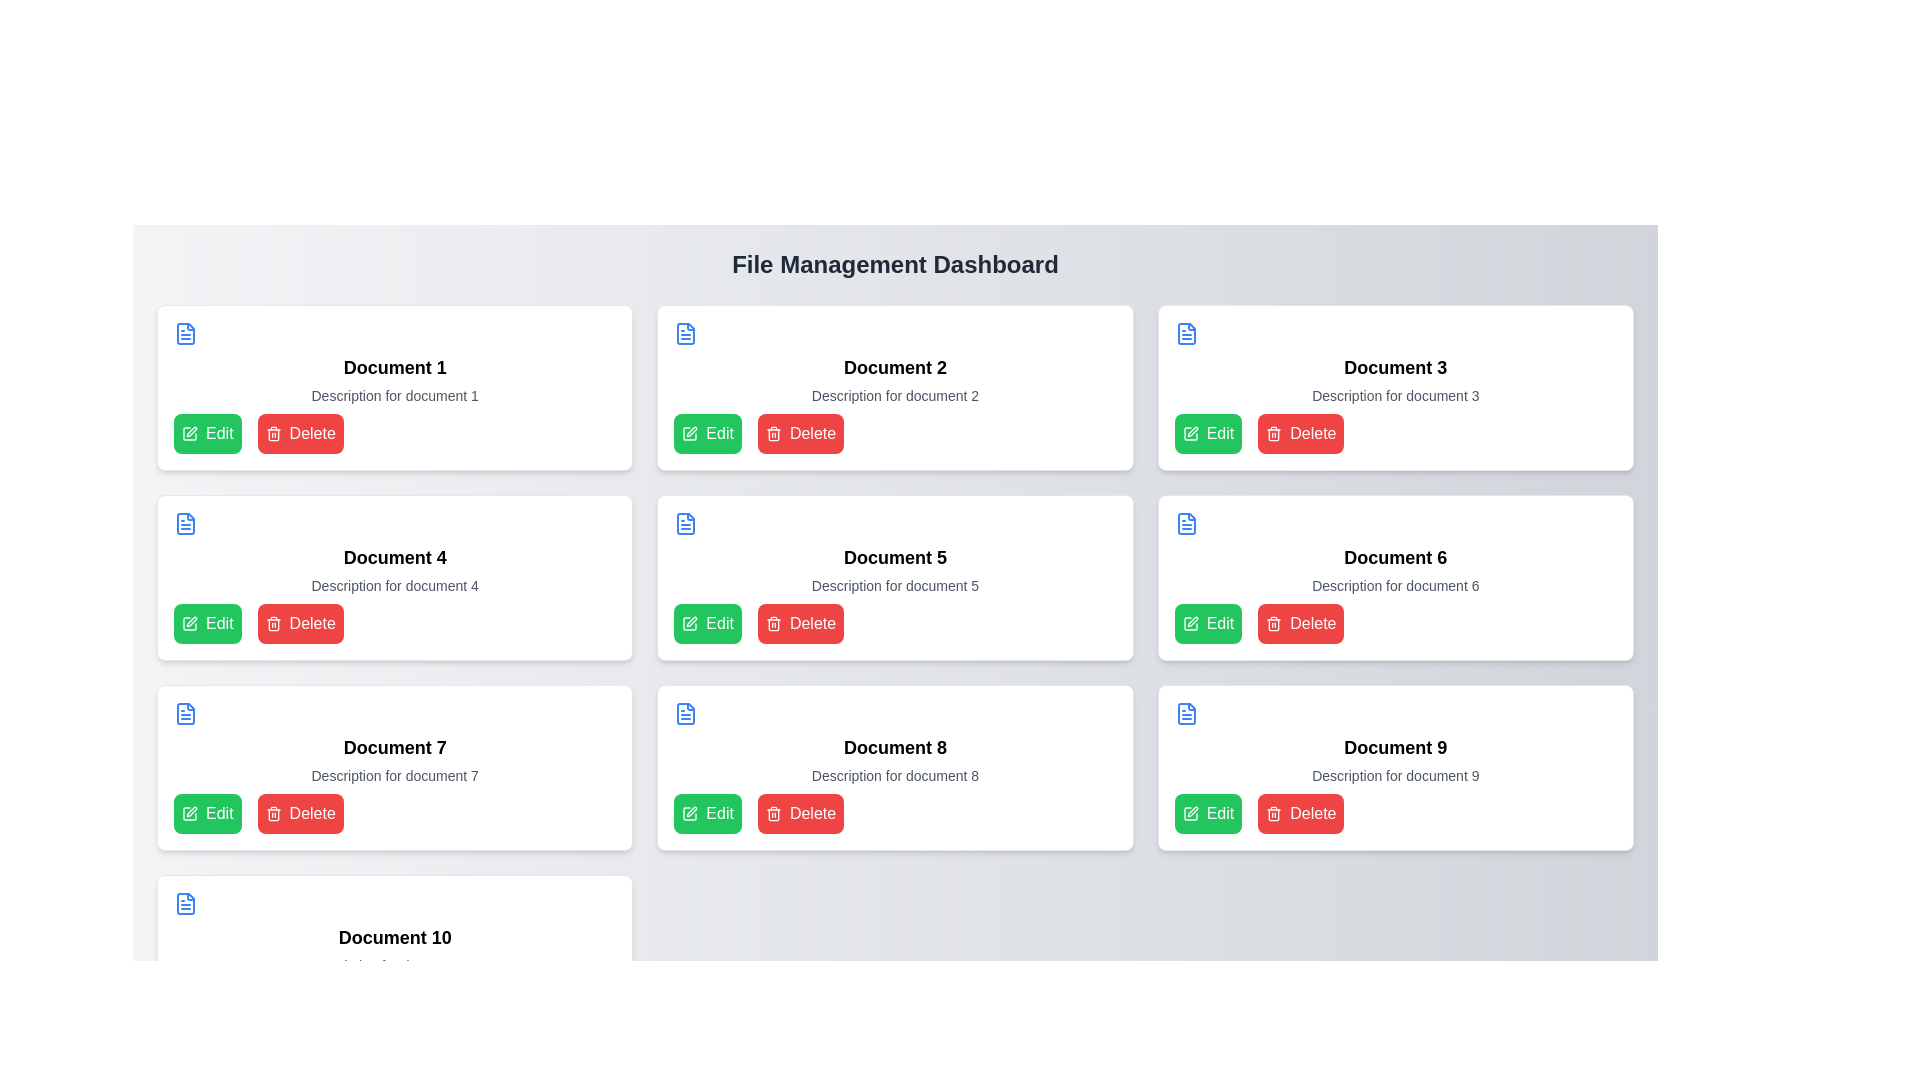  Describe the element at coordinates (801, 433) in the screenshot. I see `the delete button in the 'Document 2' card` at that location.